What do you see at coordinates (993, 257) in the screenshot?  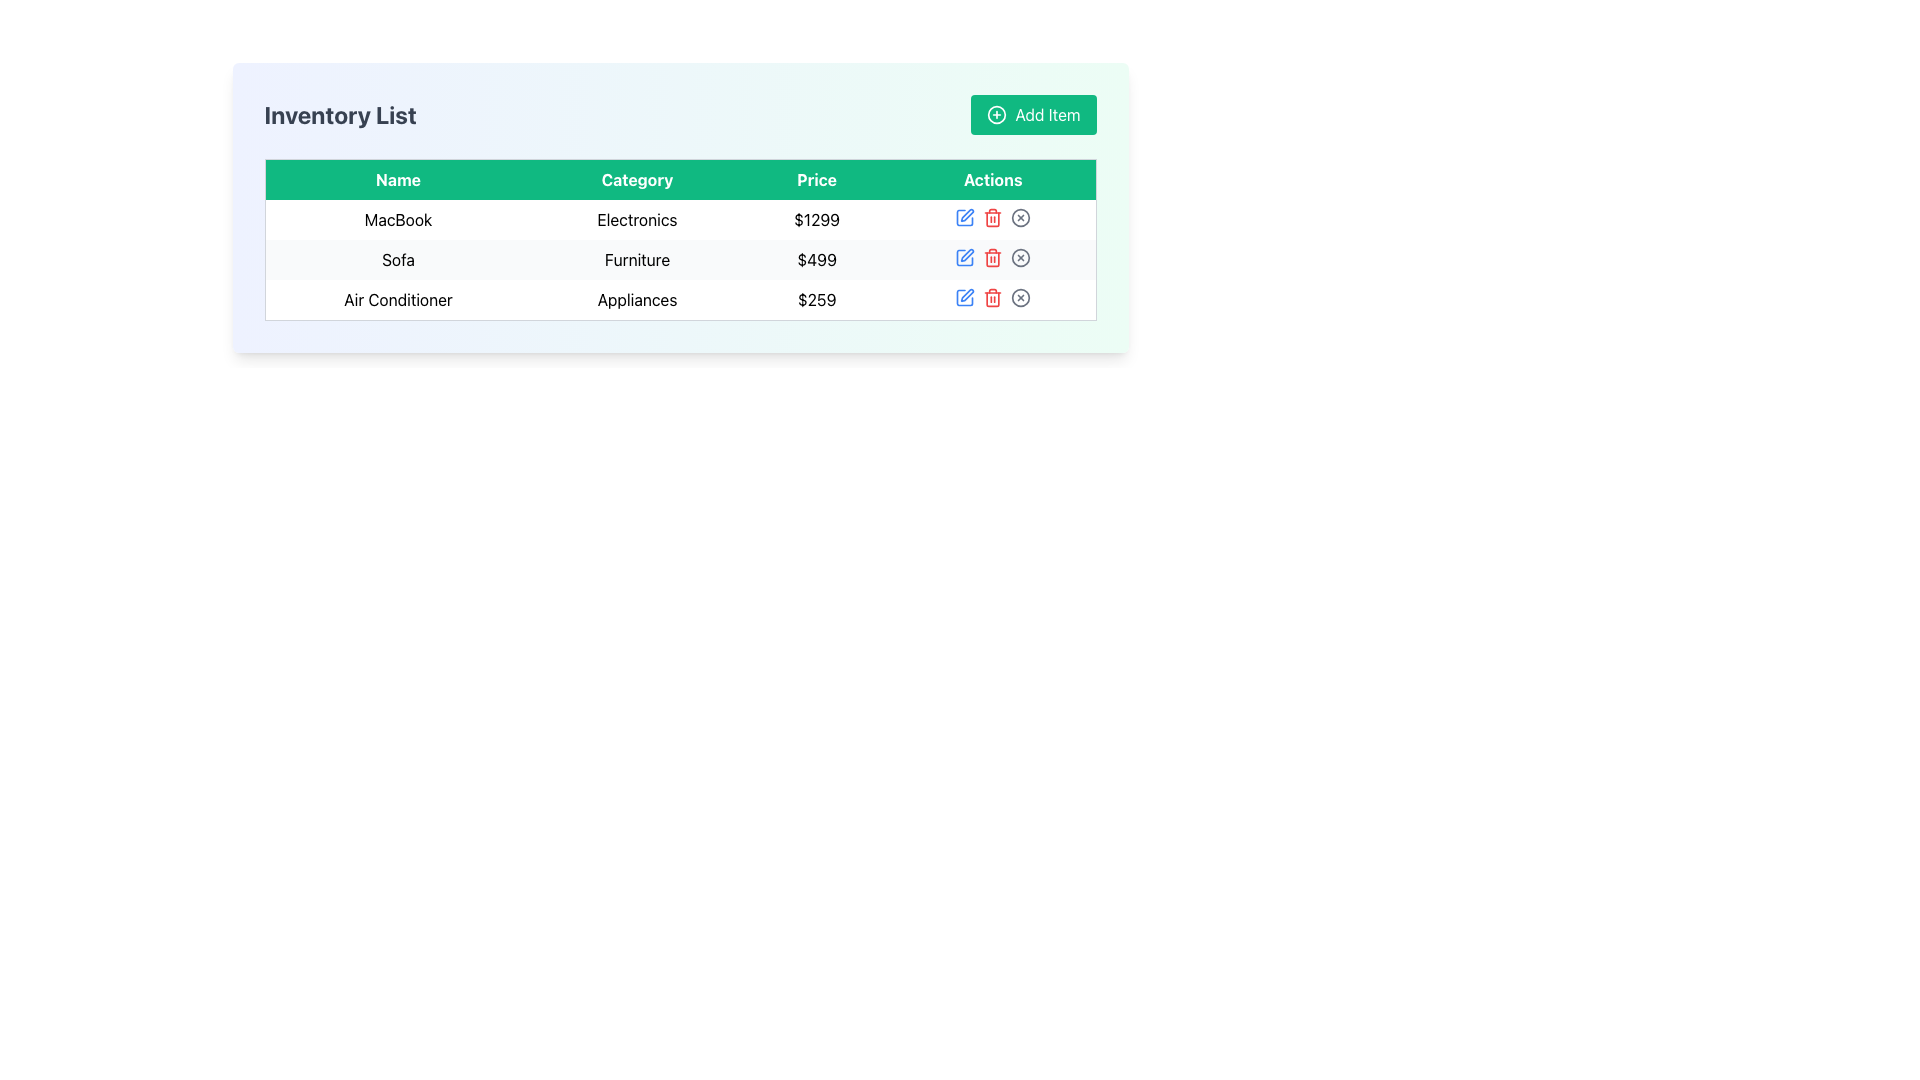 I see `the group of interactive icons in the 'Actions' section of the second row labelled 'Furniture' in the table` at bounding box center [993, 257].